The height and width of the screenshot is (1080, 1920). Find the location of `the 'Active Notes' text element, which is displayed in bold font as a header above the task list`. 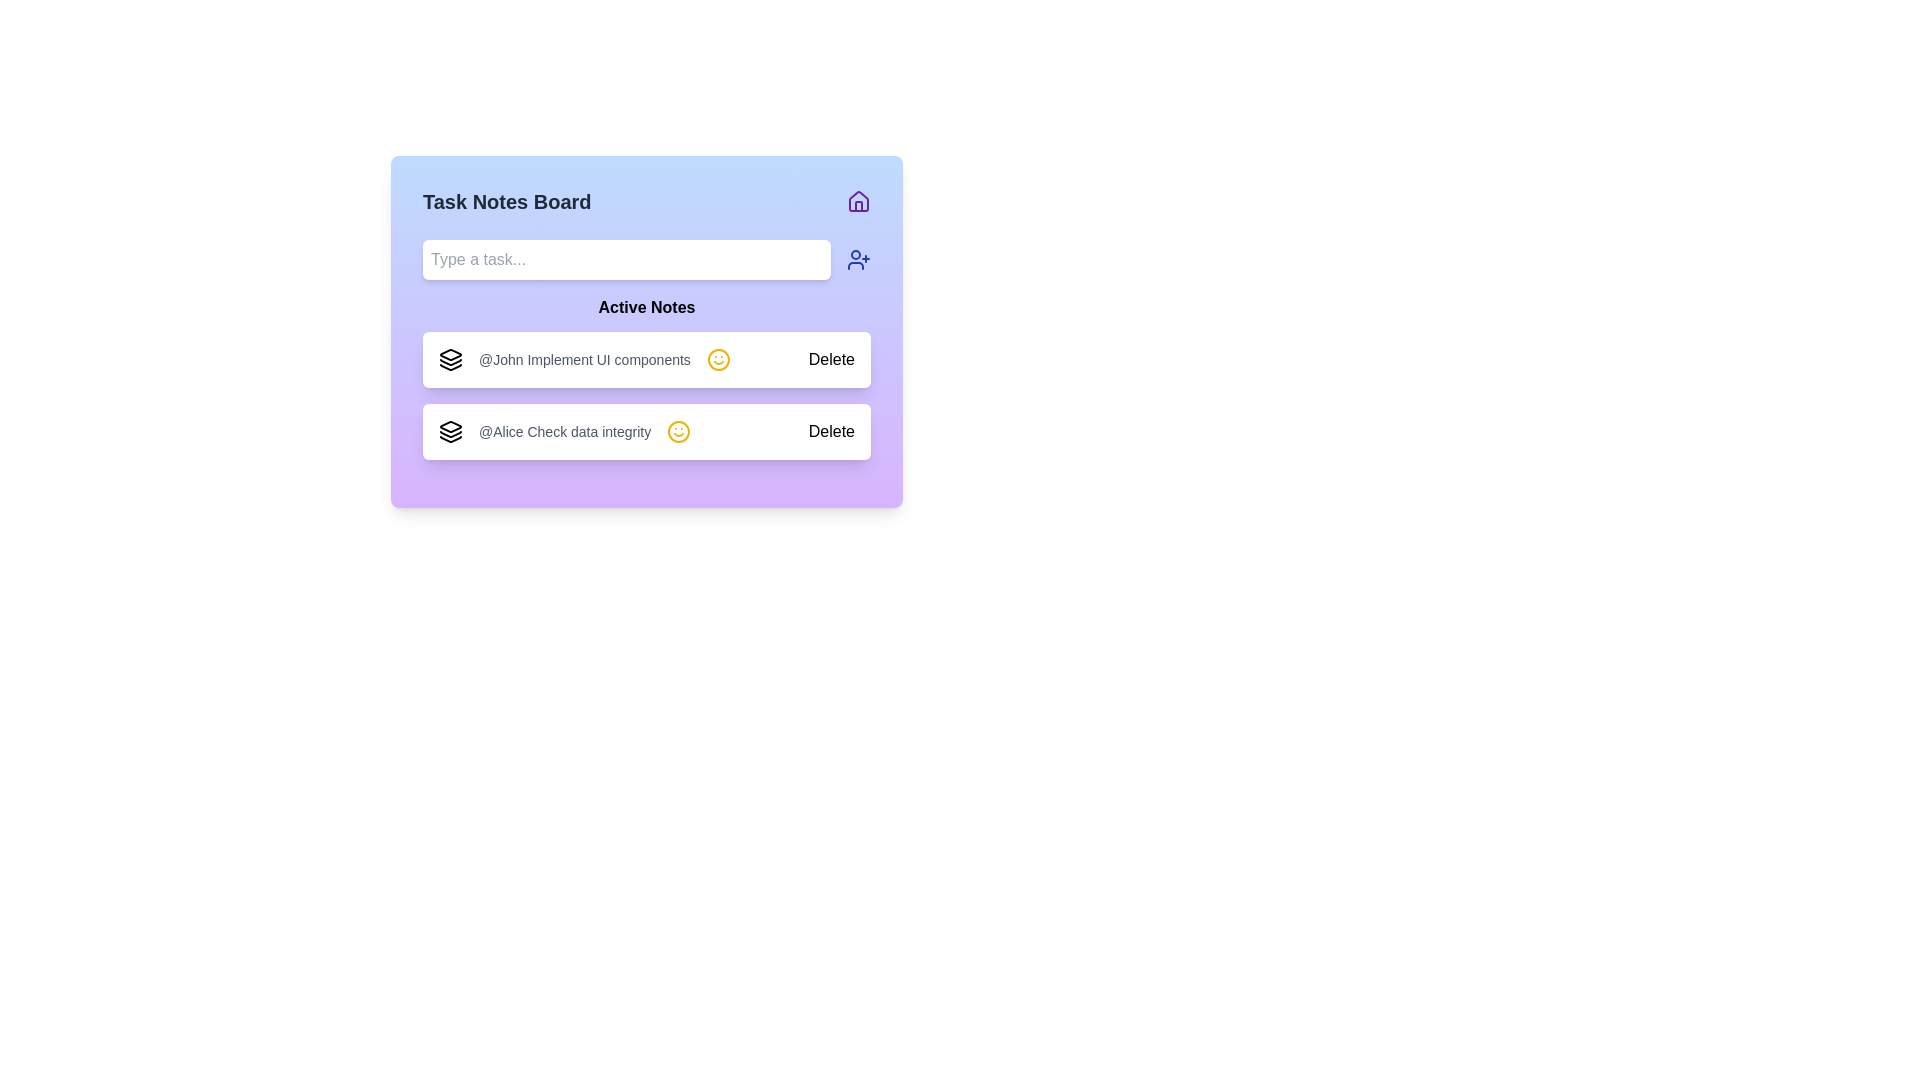

the 'Active Notes' text element, which is displayed in bold font as a header above the task list is located at coordinates (647, 308).